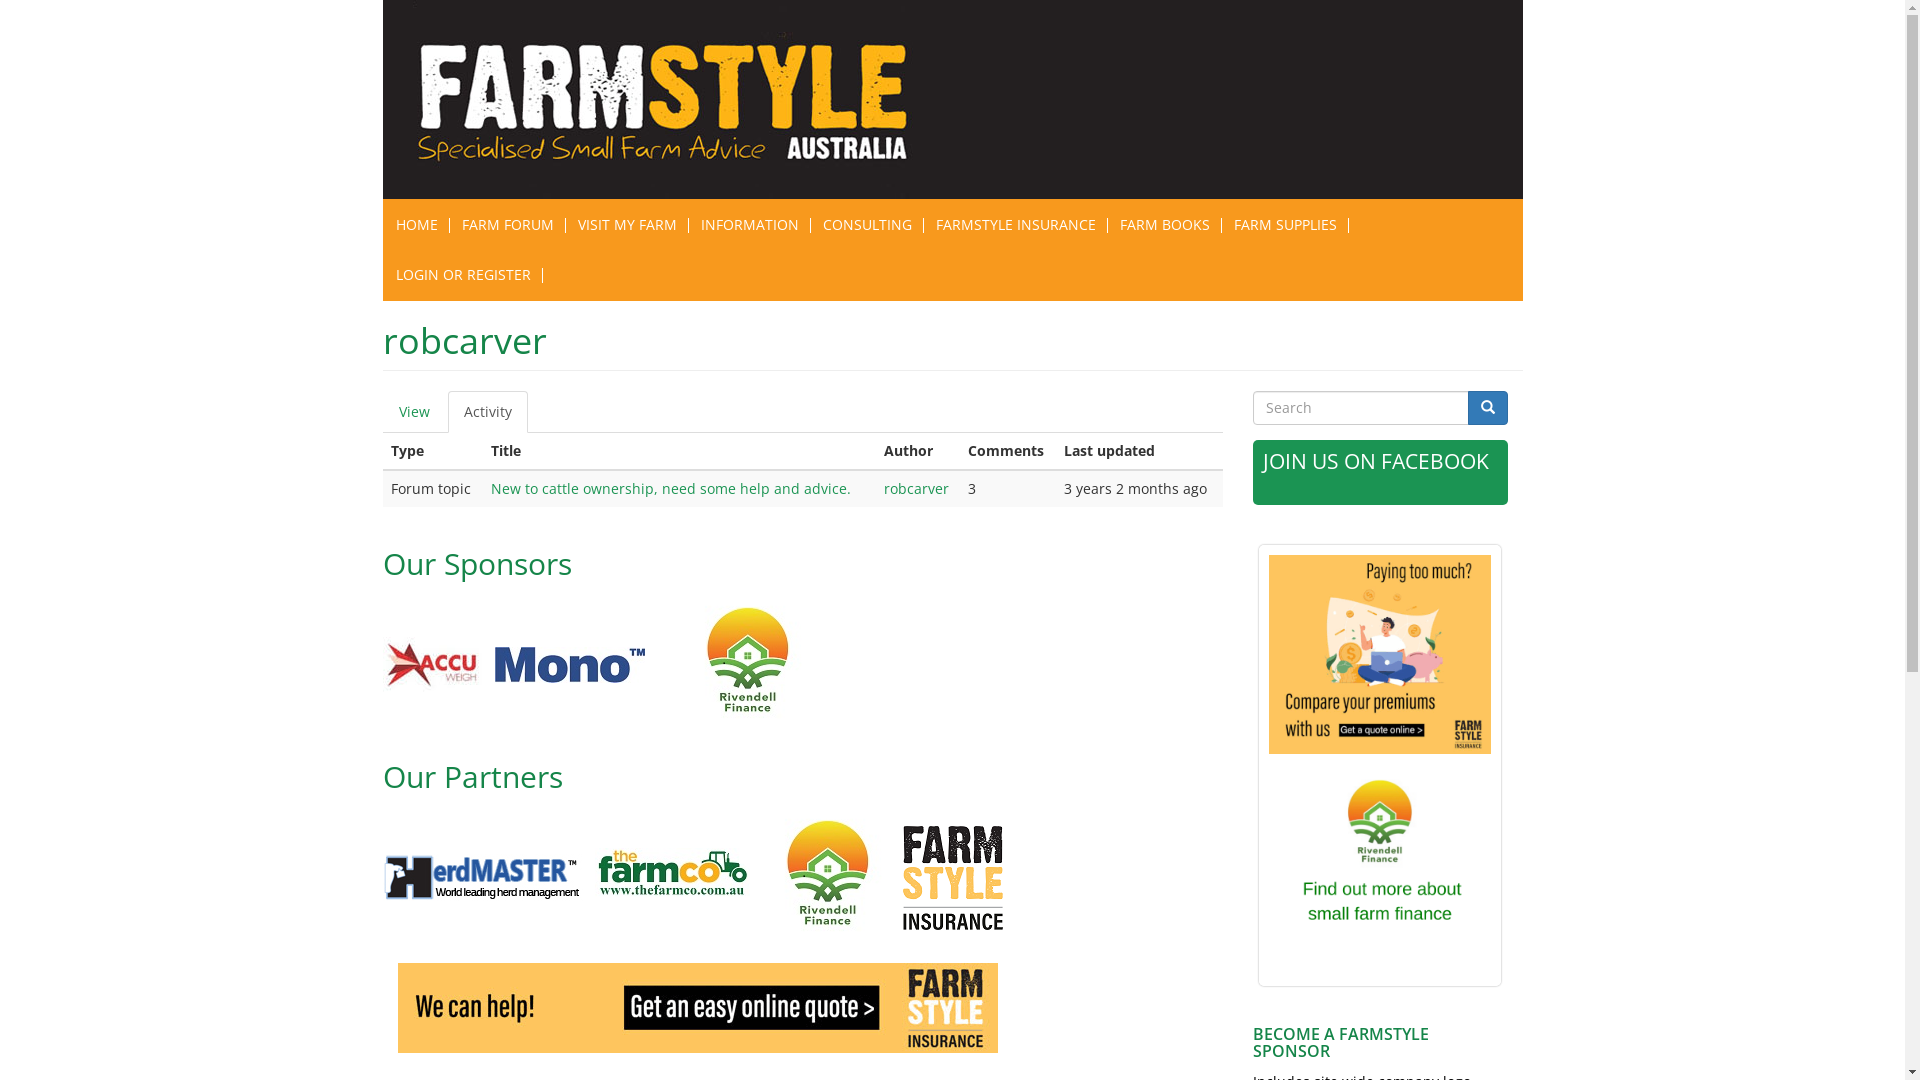 Image resolution: width=1920 pixels, height=1080 pixels. I want to click on 'FARM BOOKS', so click(1165, 224).